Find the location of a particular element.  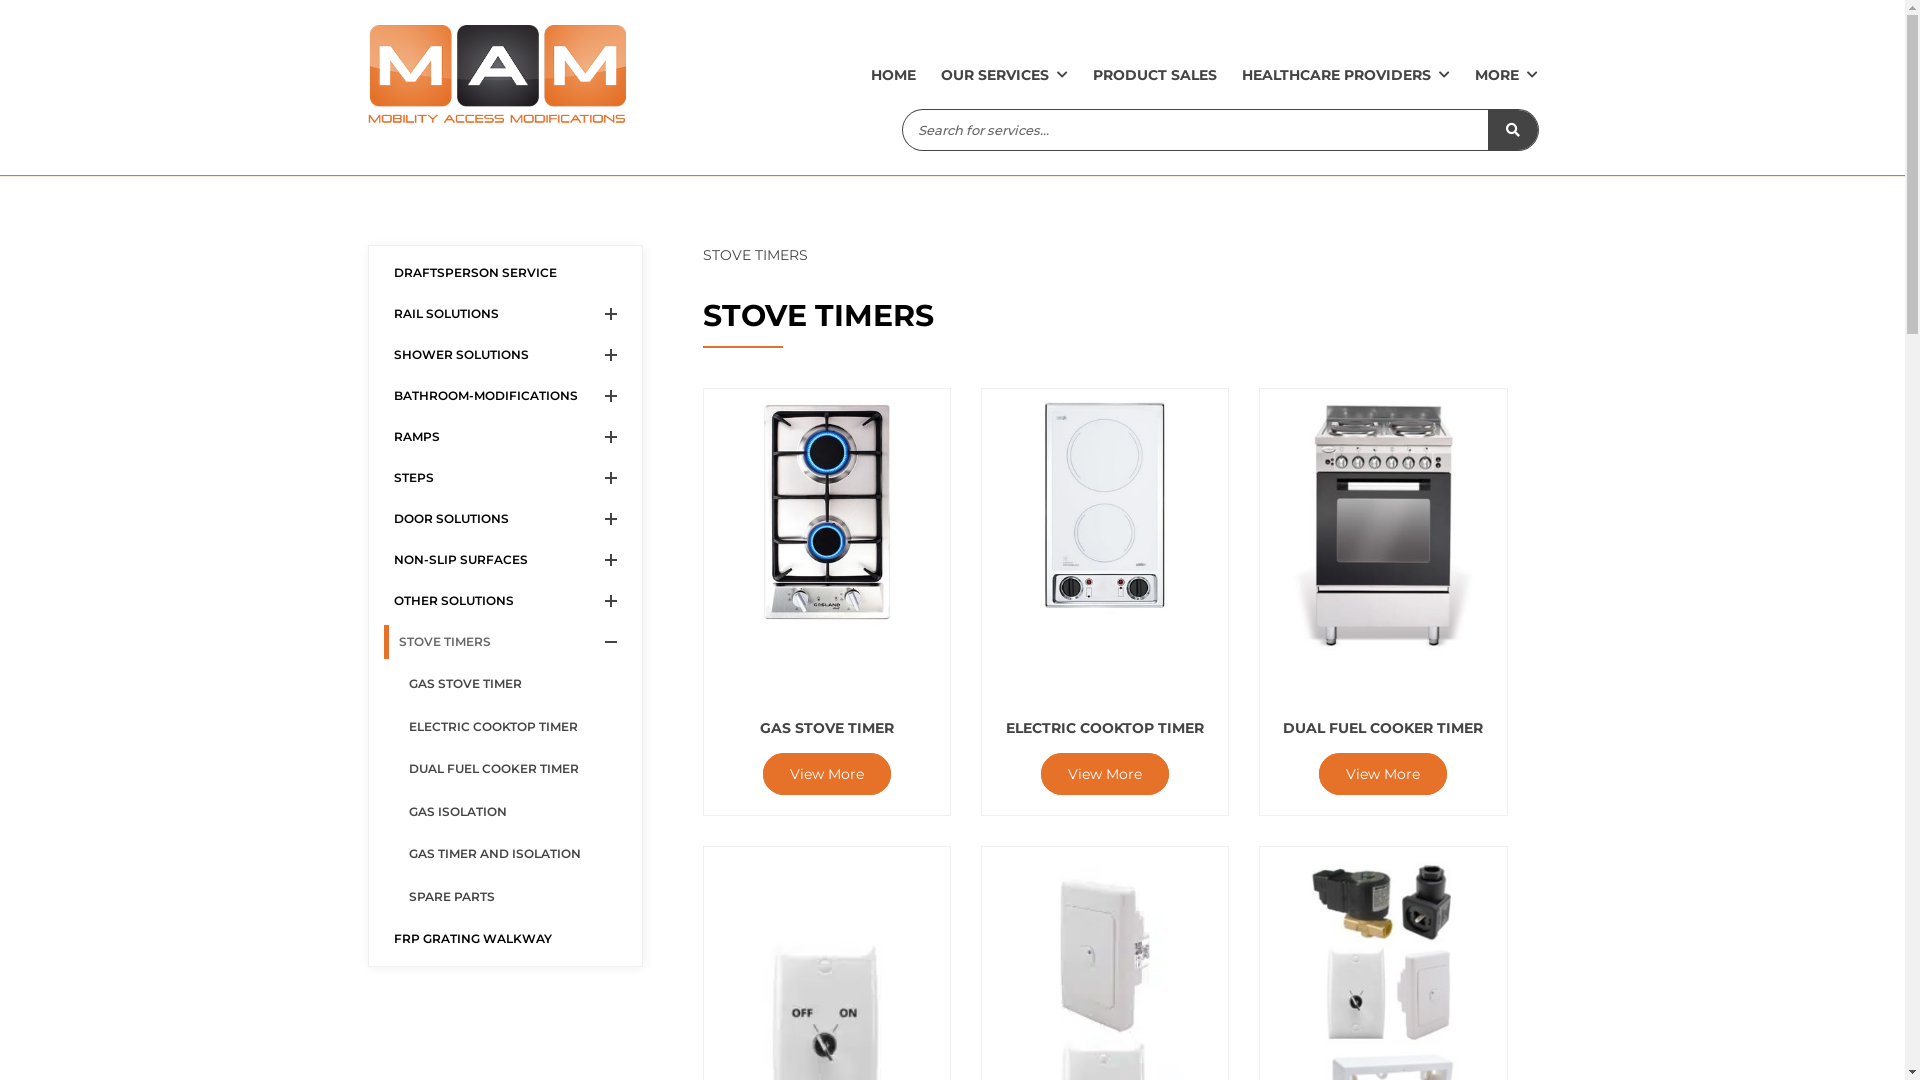

'ELECTRIC COOKTOP TIMER' is located at coordinates (398, 726).